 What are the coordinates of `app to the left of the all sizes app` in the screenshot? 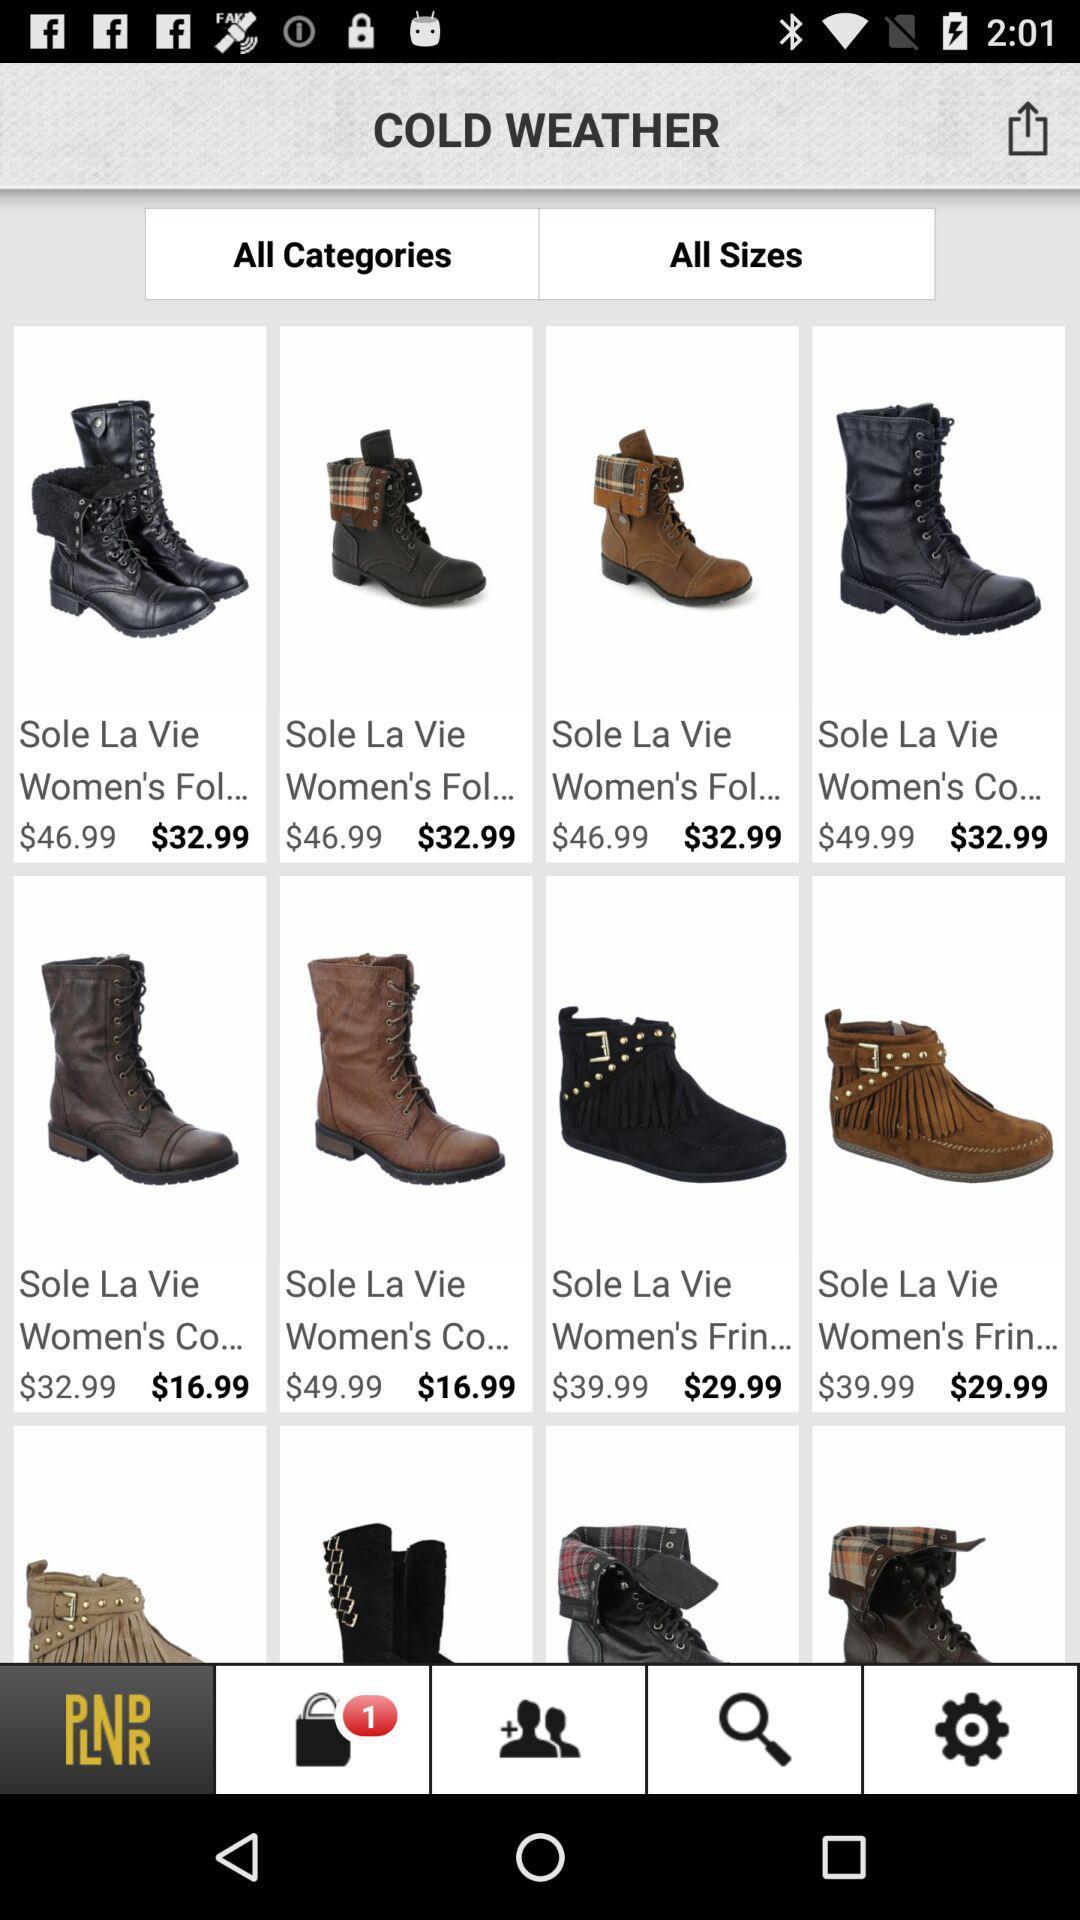 It's located at (341, 252).